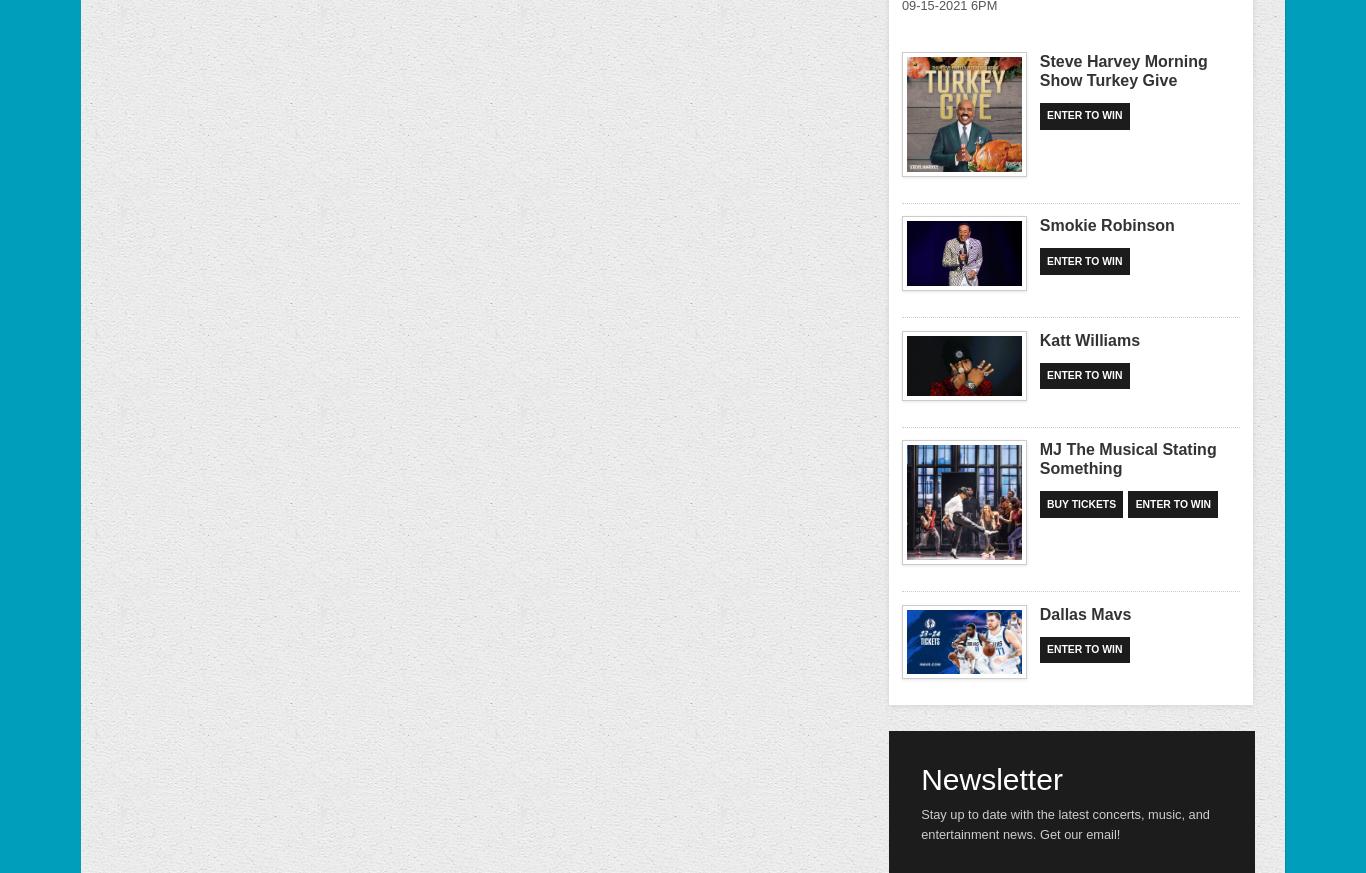  I want to click on 'Get our email!', so click(1078, 834).